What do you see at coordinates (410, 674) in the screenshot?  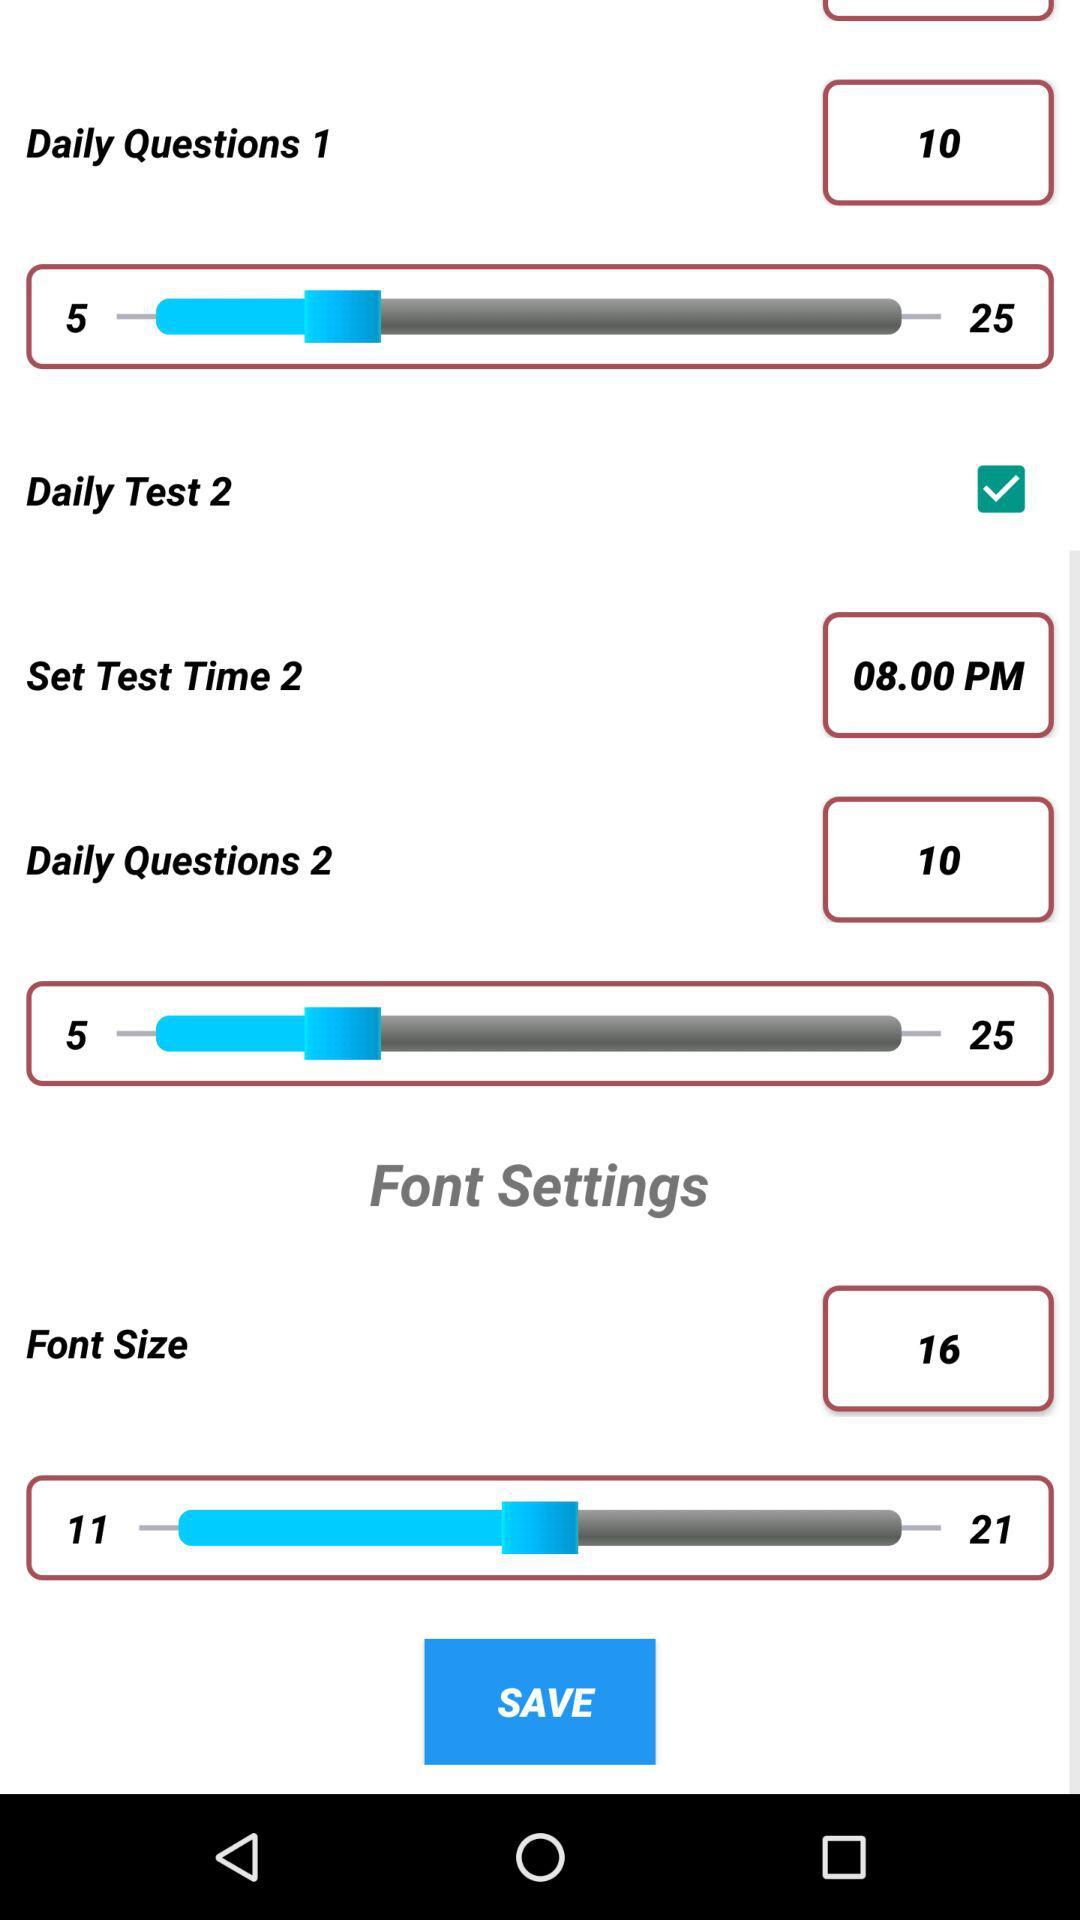 I see `button next to the  08.00 pm  icon` at bounding box center [410, 674].